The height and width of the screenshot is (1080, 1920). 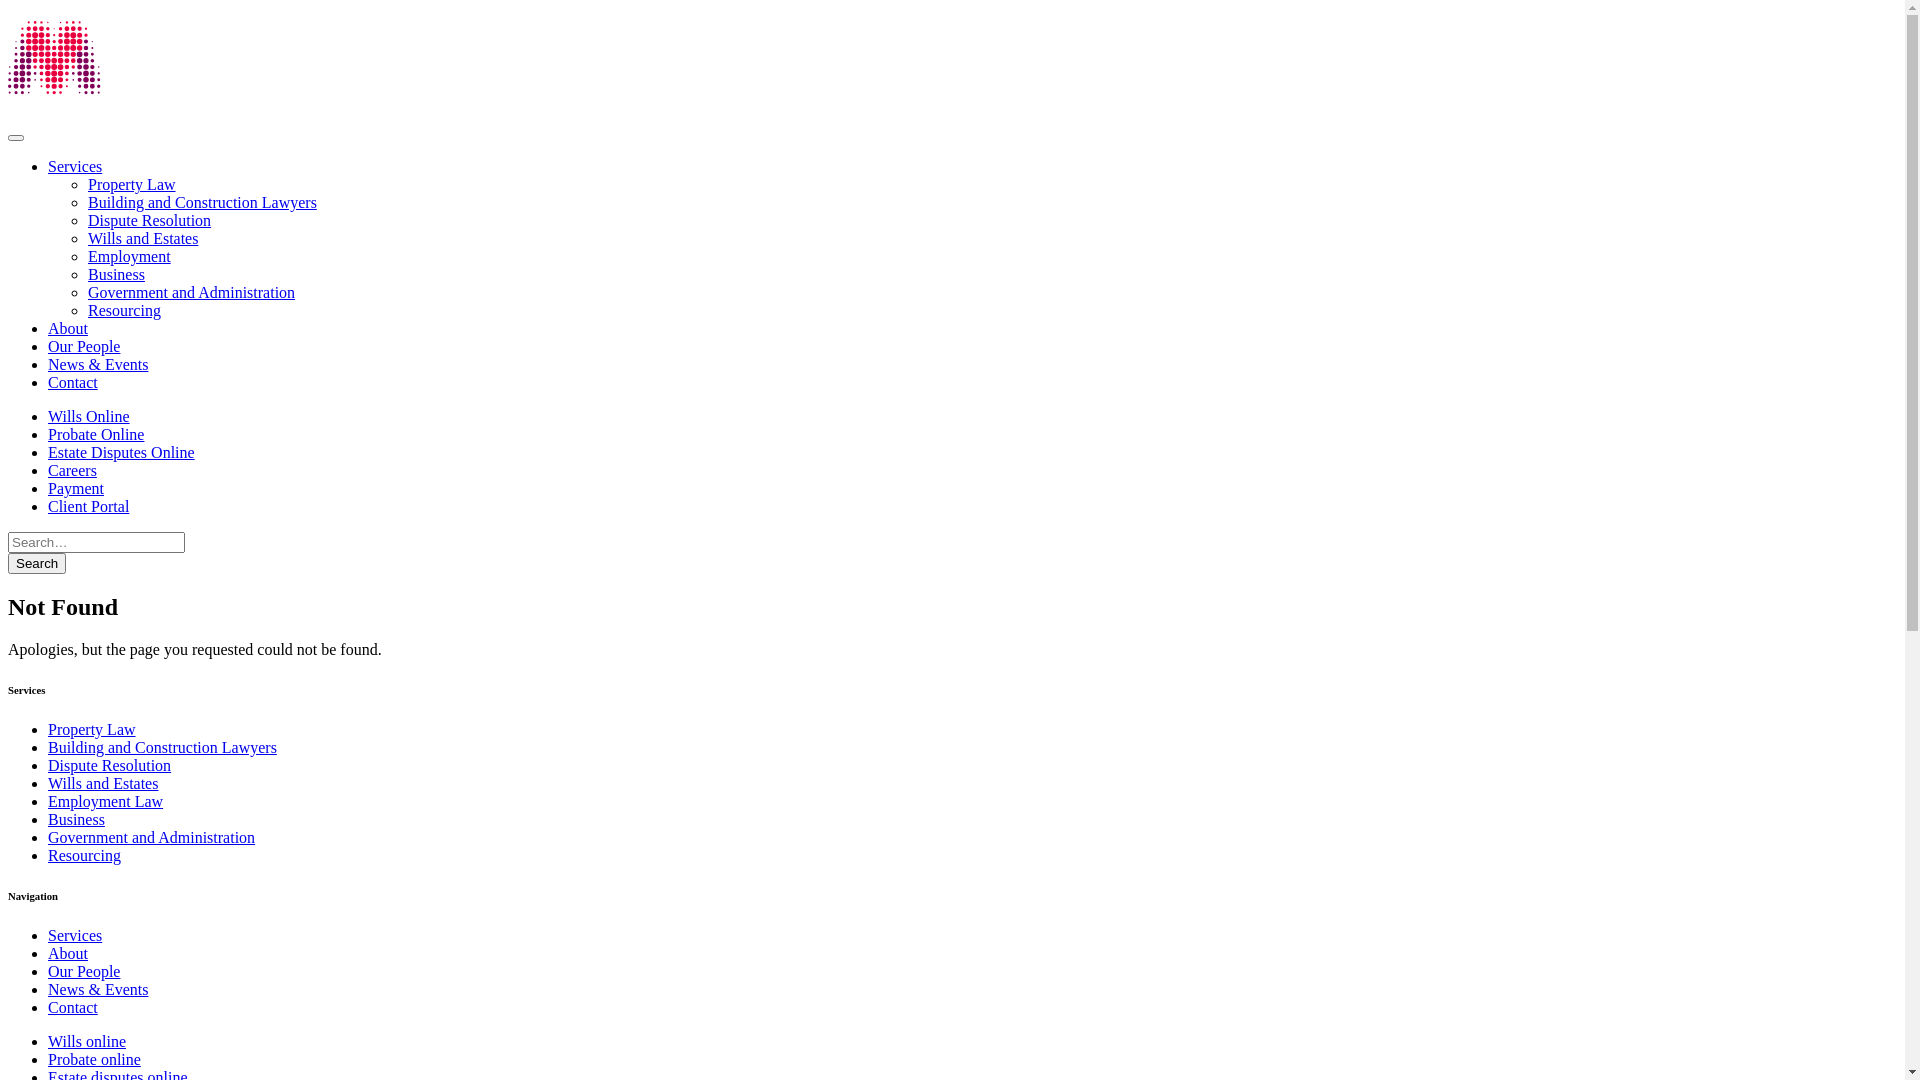 I want to click on 'About', so click(x=67, y=952).